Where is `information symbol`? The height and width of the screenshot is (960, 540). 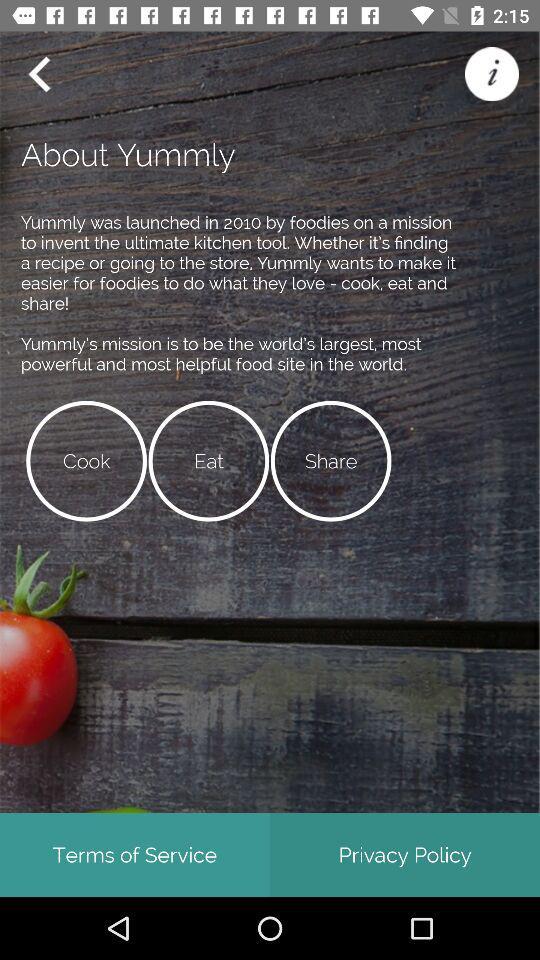 information symbol is located at coordinates (490, 74).